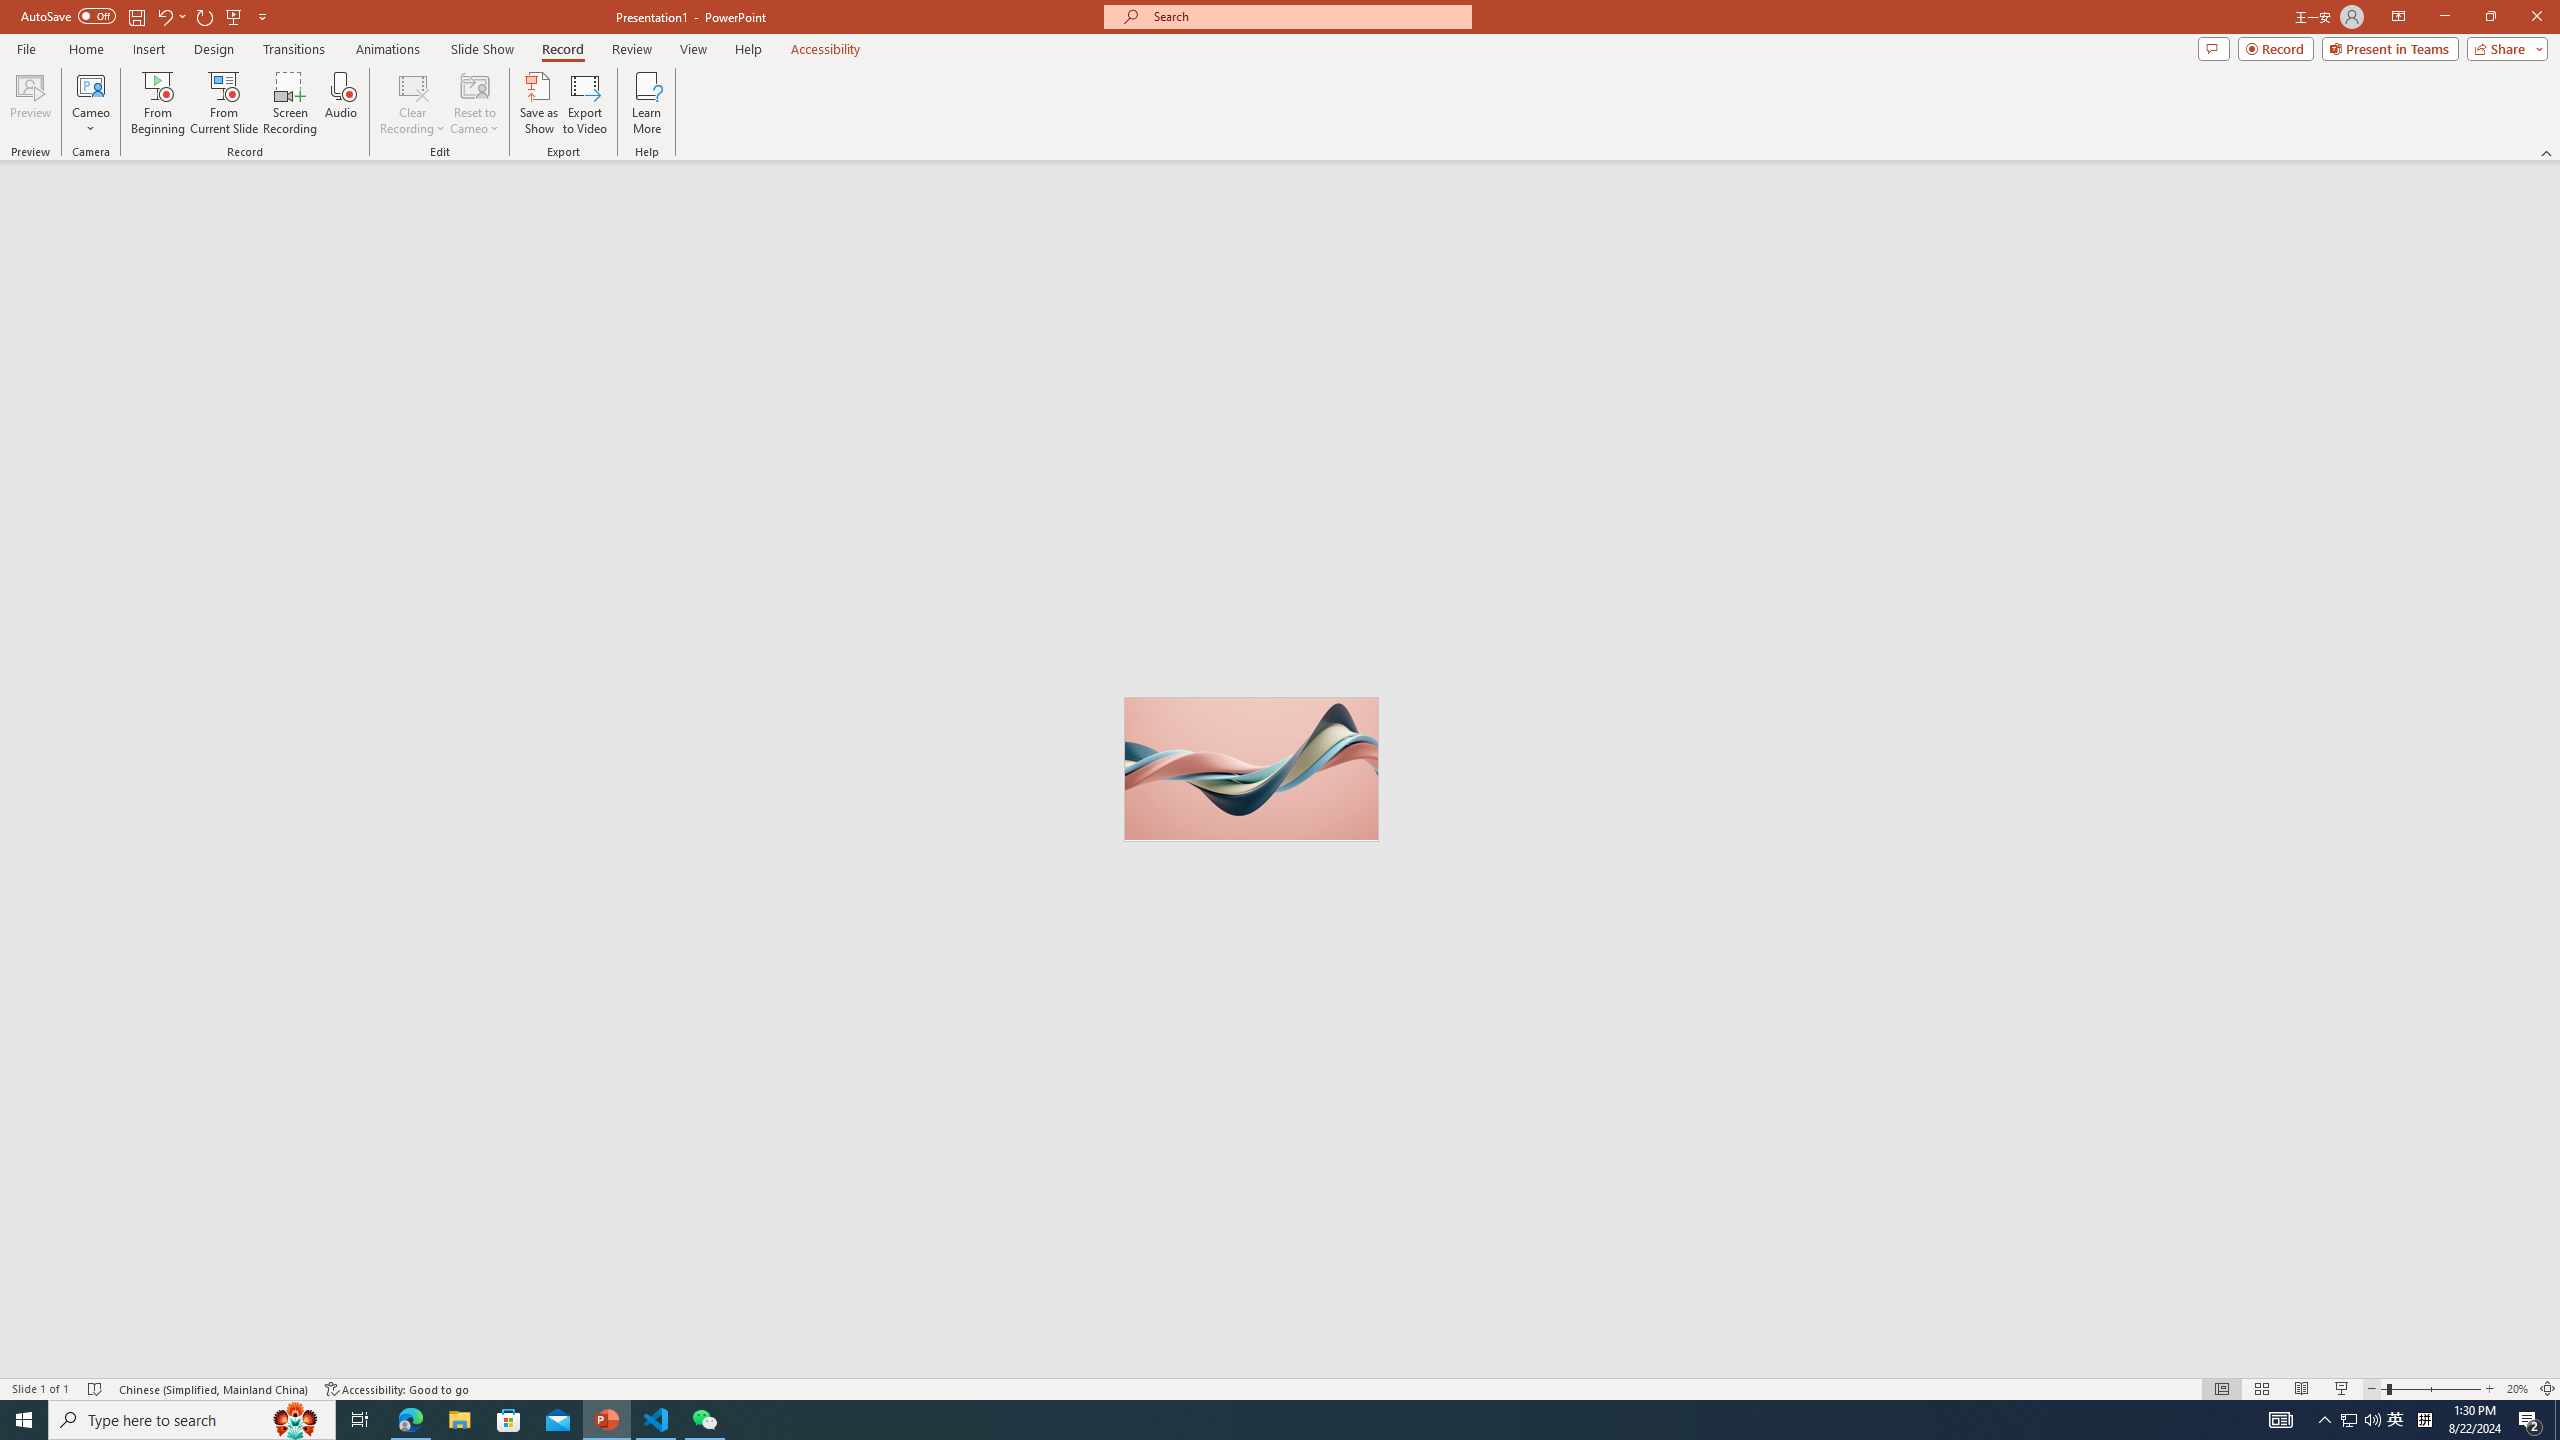 The width and height of the screenshot is (2560, 1440). Describe the element at coordinates (339, 103) in the screenshot. I see `'Audio'` at that location.